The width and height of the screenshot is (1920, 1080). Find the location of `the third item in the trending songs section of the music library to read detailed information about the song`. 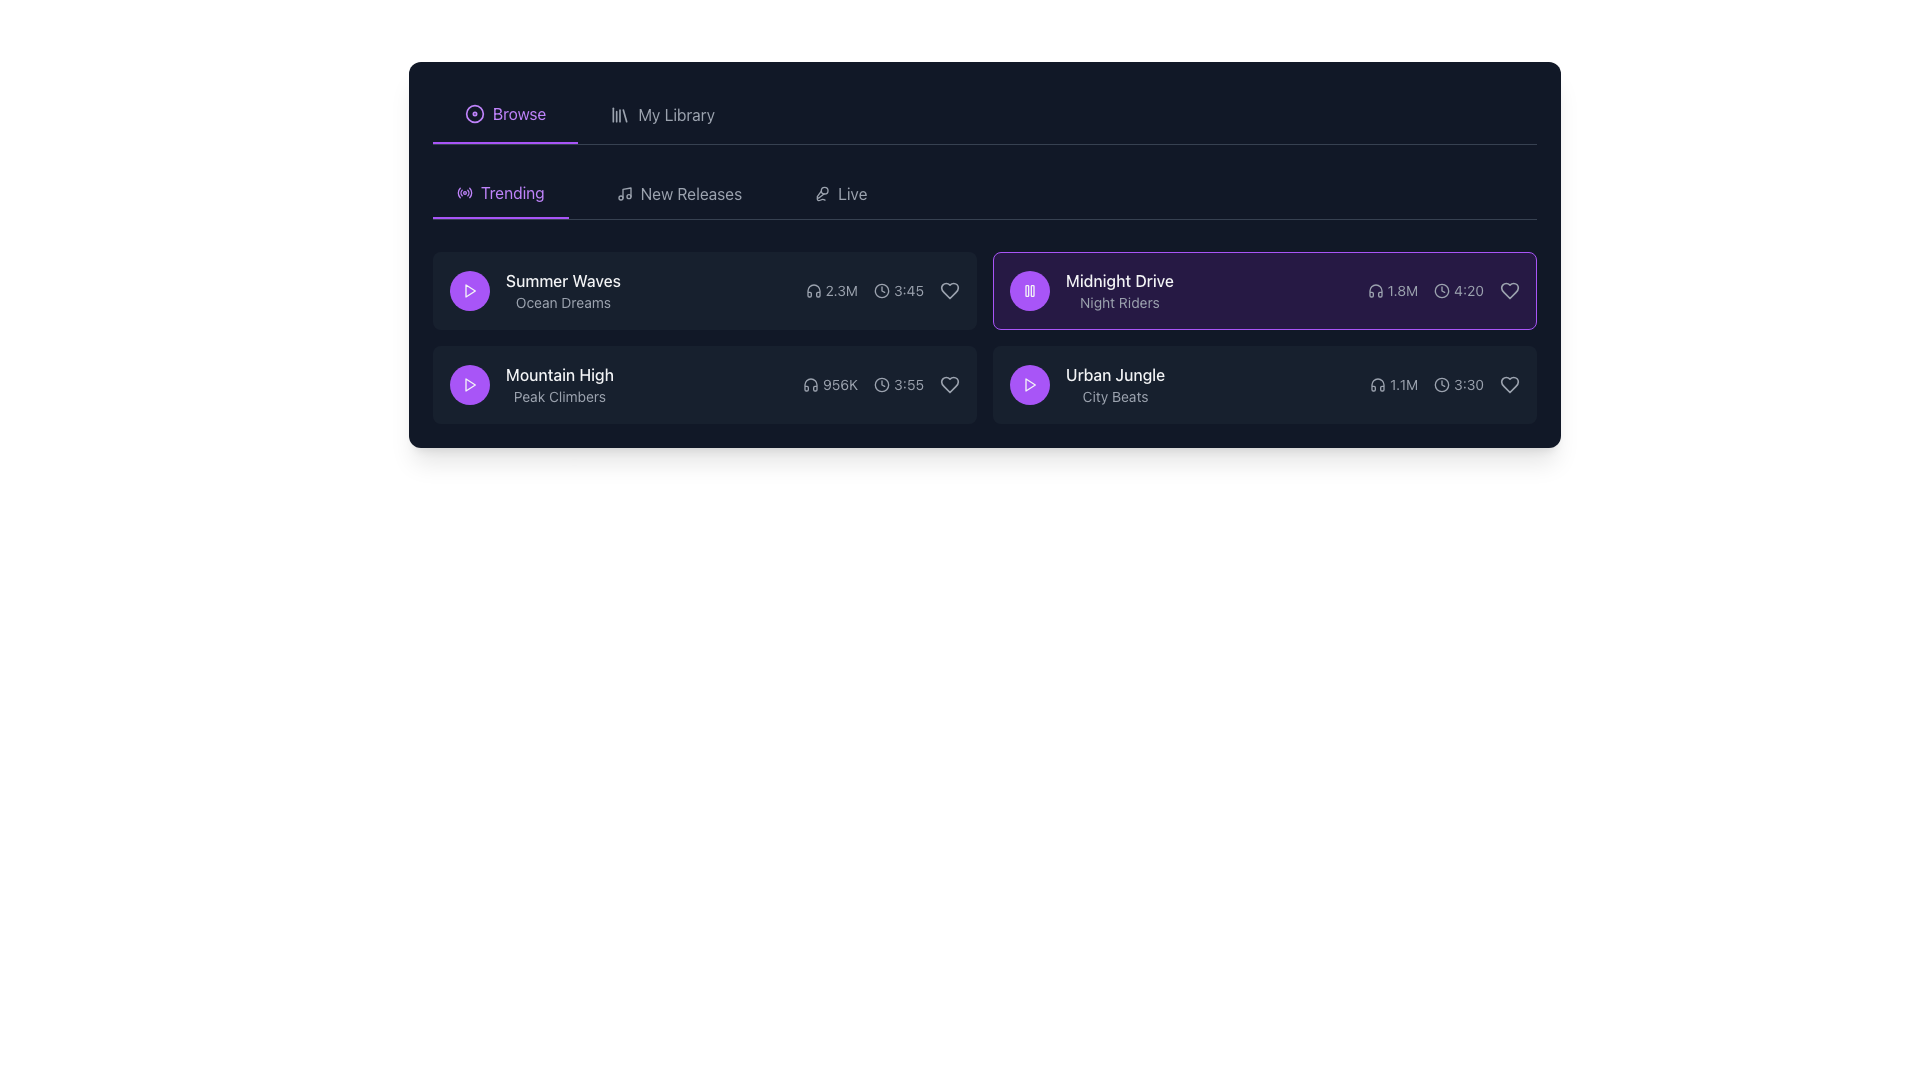

the third item in the trending songs section of the music library to read detailed information about the song is located at coordinates (1264, 290).